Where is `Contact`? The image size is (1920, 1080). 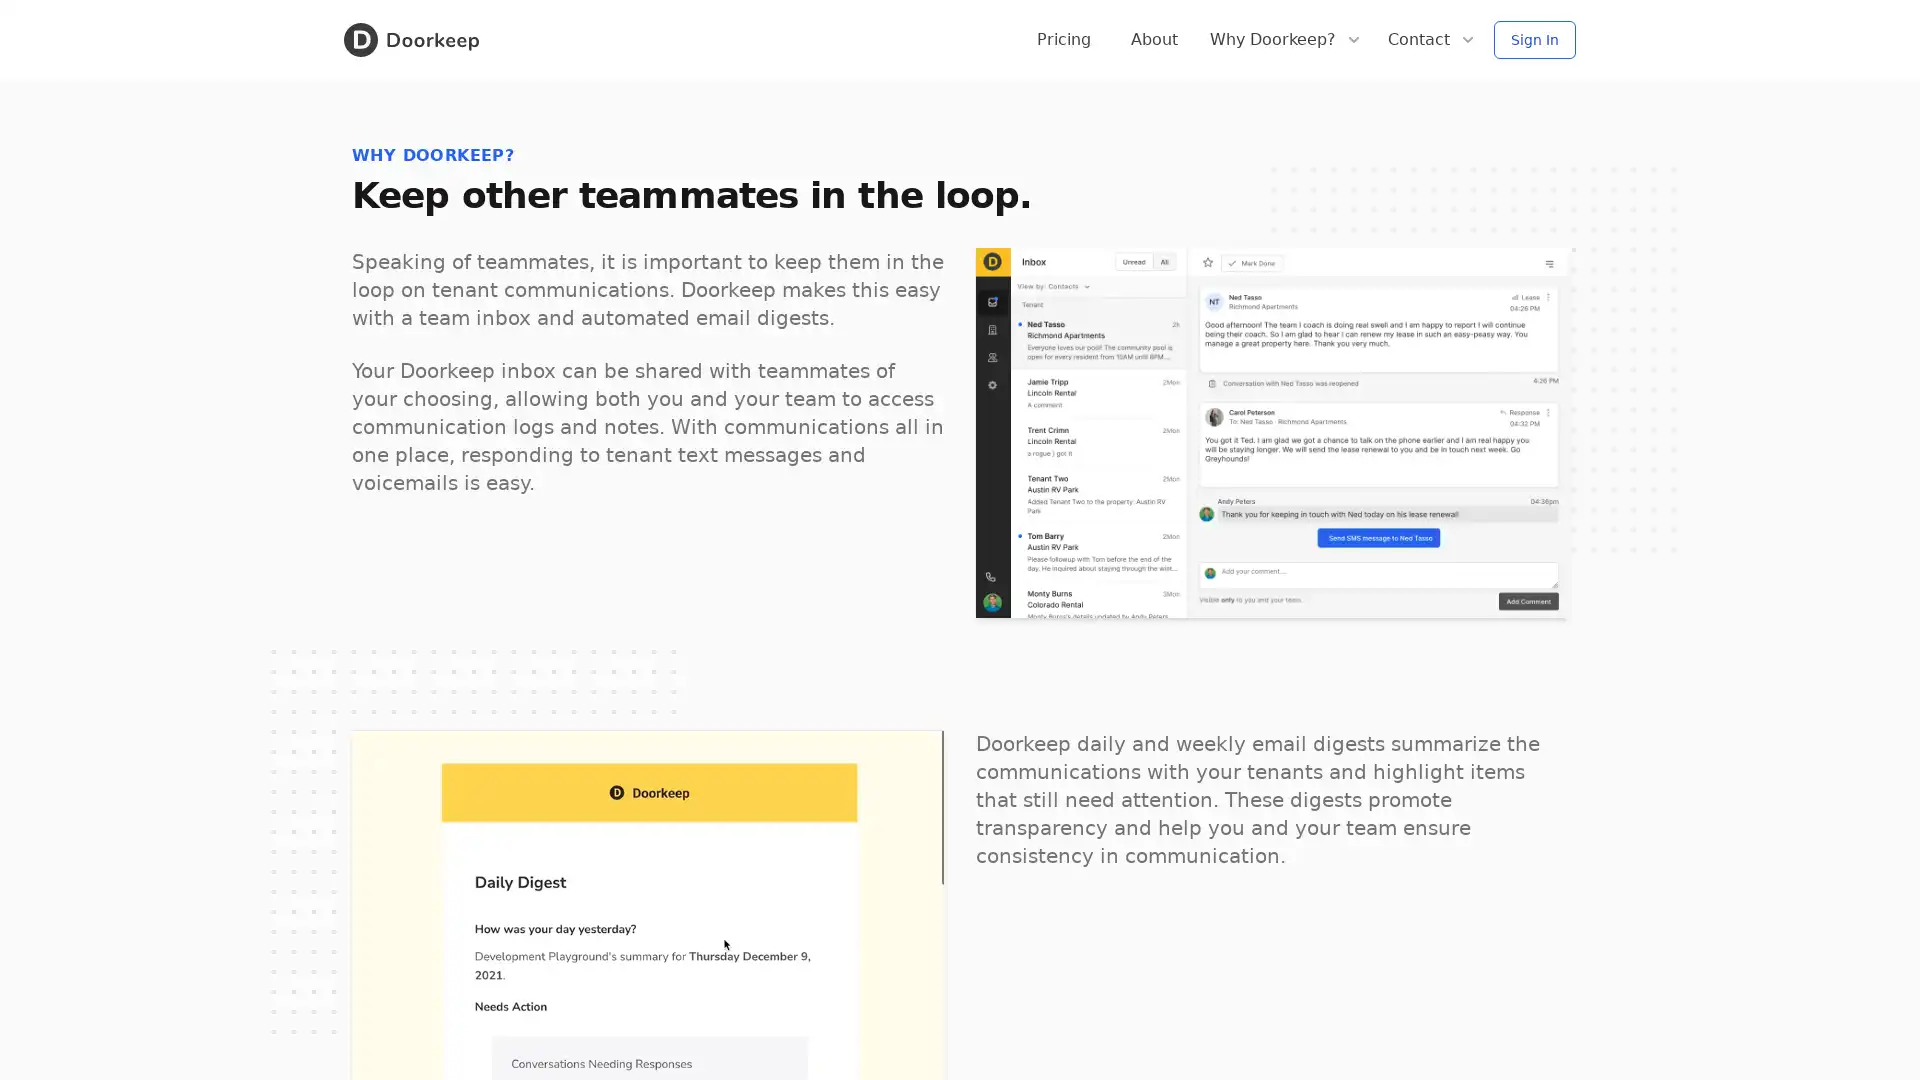
Contact is located at coordinates (1432, 39).